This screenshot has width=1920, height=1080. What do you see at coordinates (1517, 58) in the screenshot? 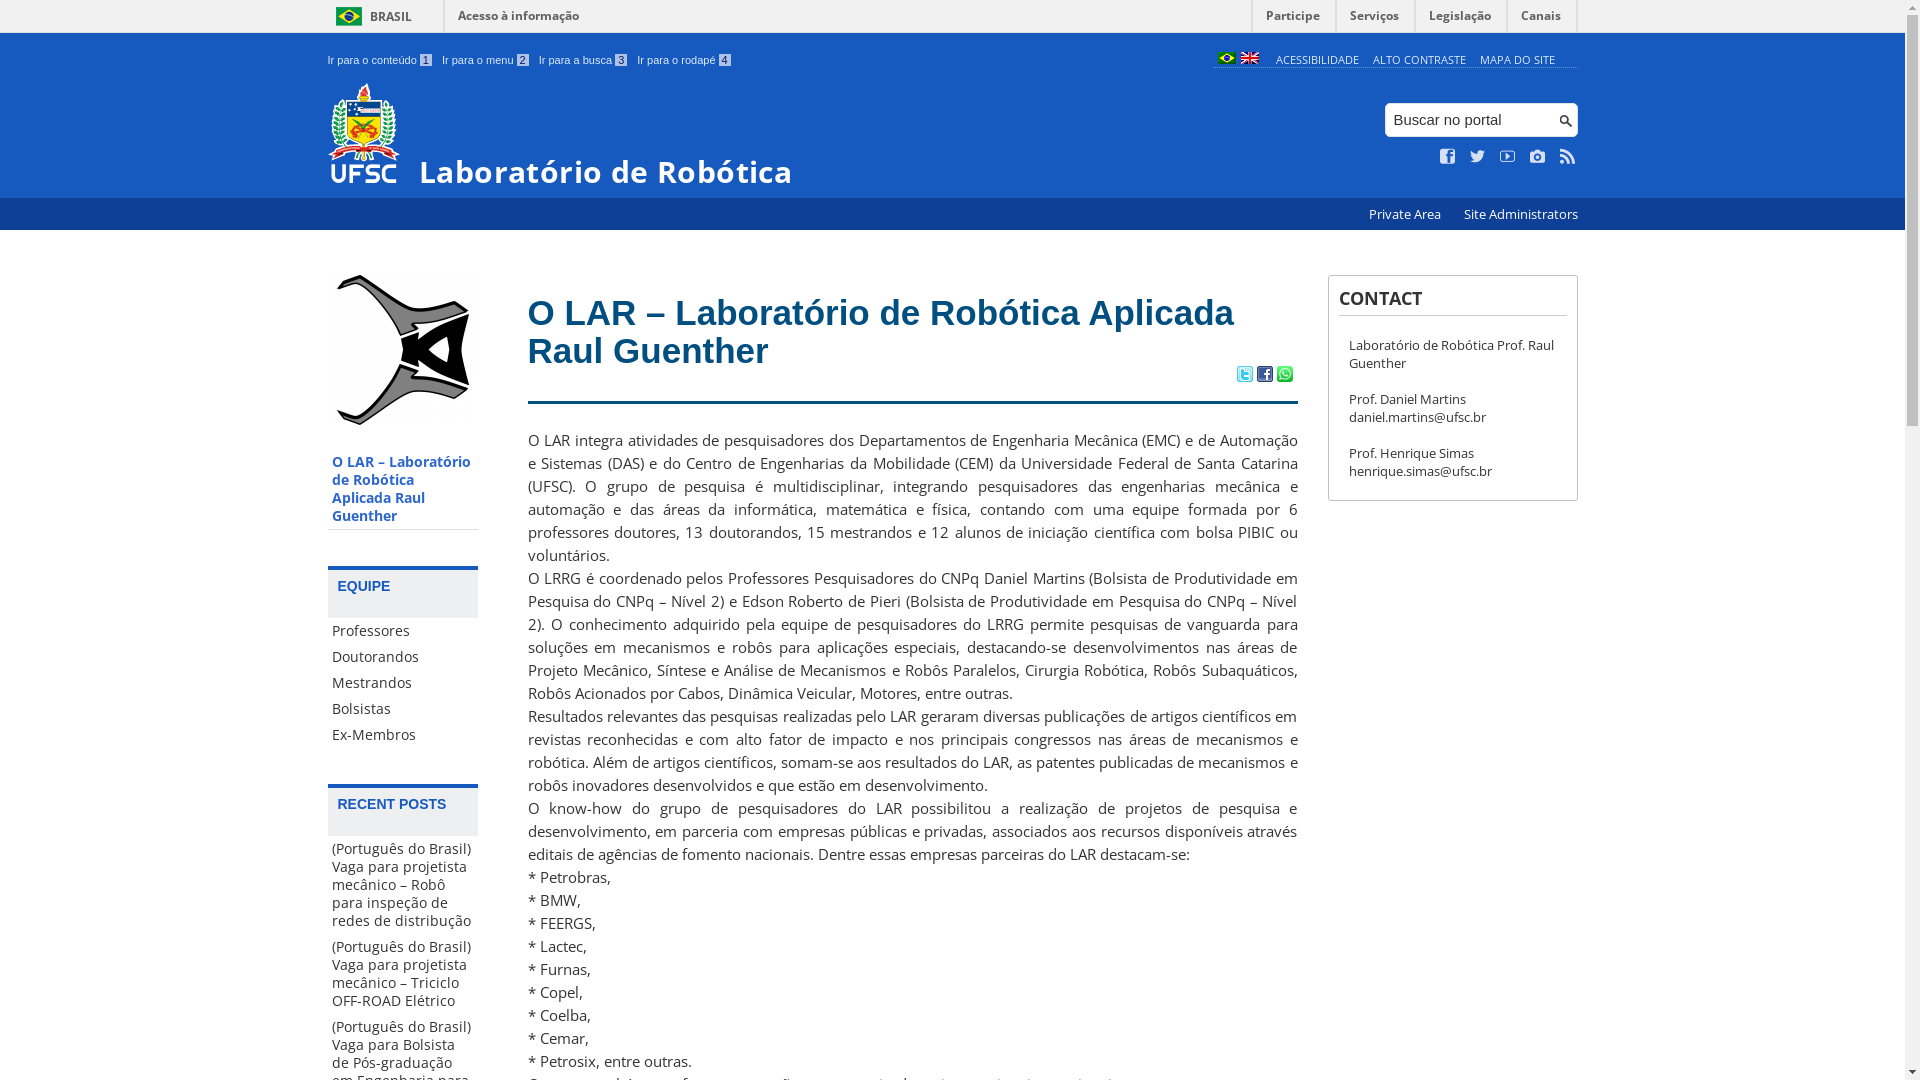
I see `'MAPA DO SITE'` at bounding box center [1517, 58].